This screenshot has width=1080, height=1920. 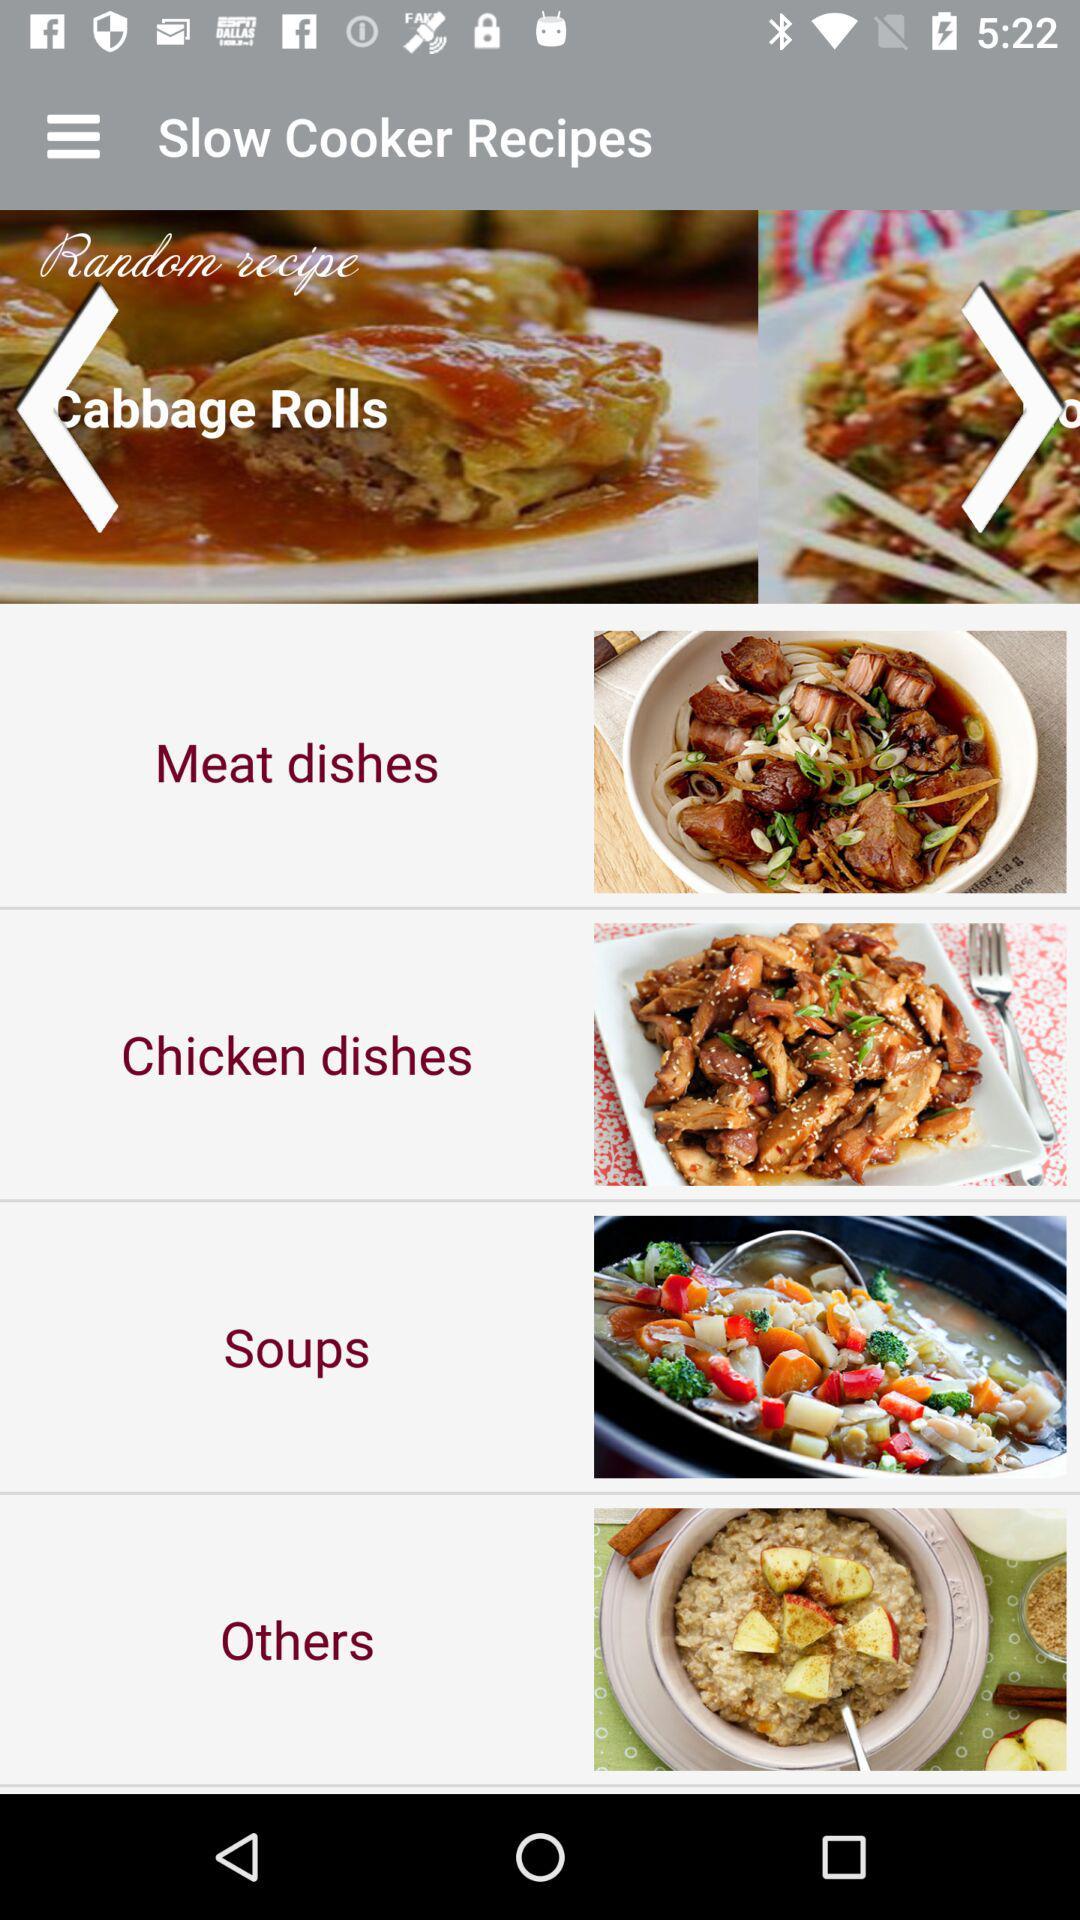 I want to click on next, so click(x=1014, y=405).